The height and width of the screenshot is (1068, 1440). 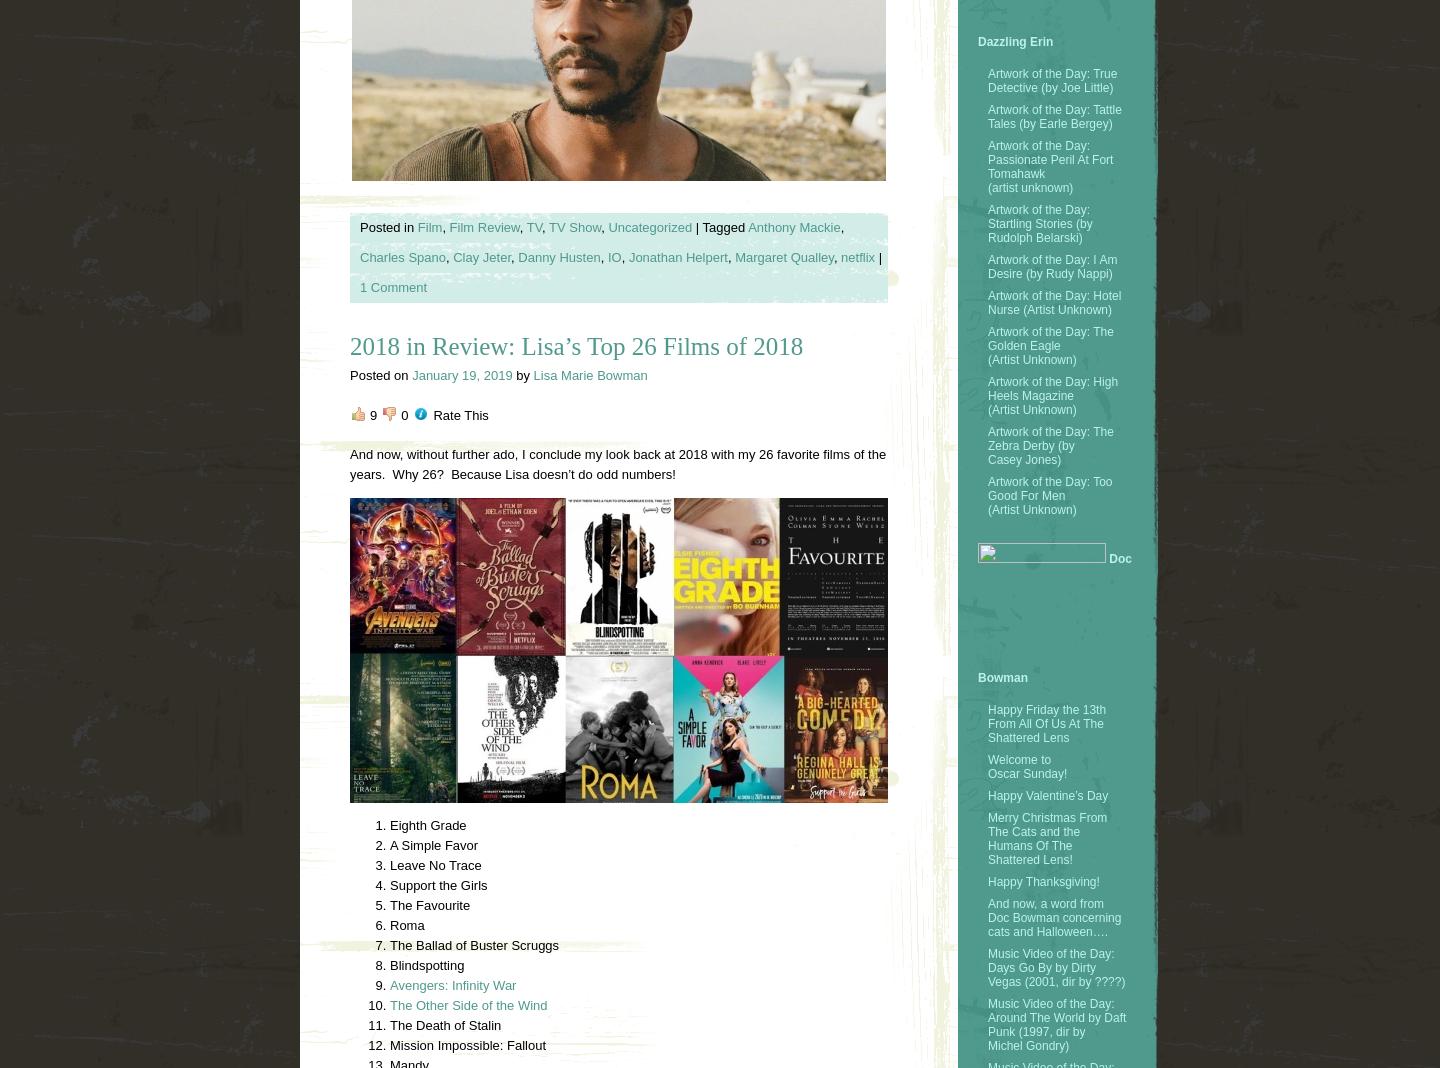 What do you see at coordinates (480, 257) in the screenshot?
I see `'Clay Jeter'` at bounding box center [480, 257].